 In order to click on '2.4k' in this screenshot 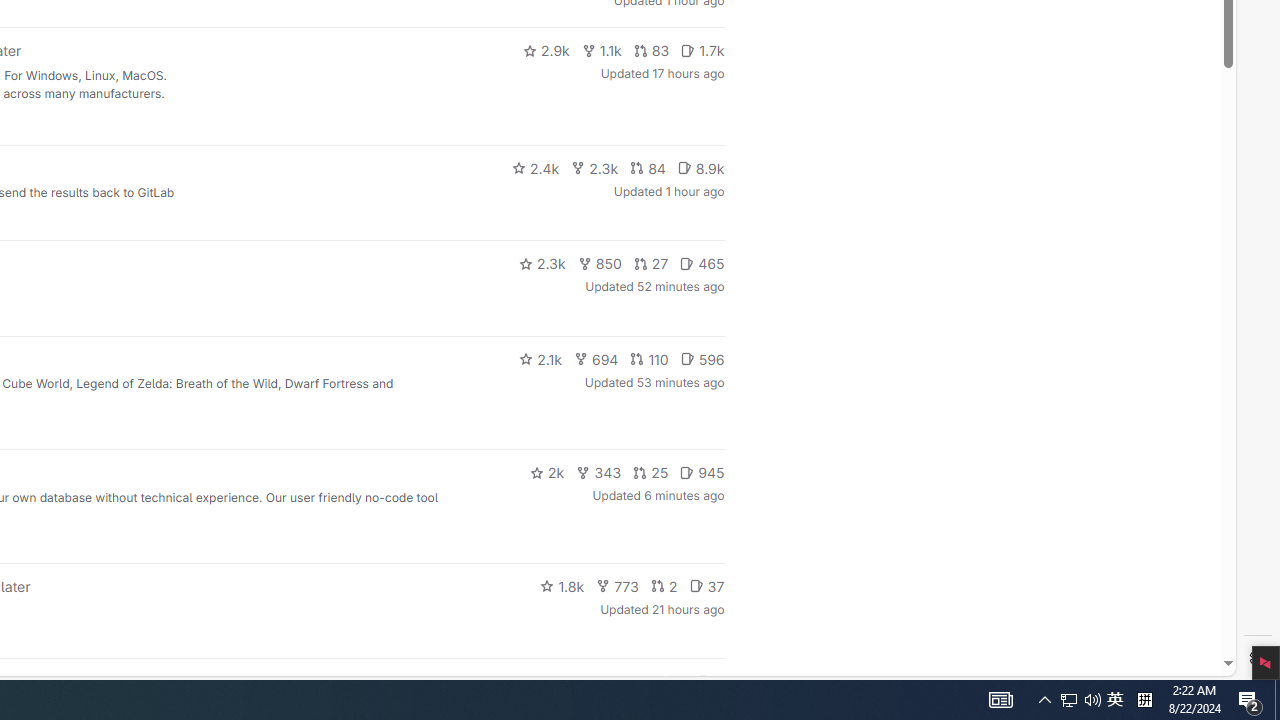, I will do `click(535, 167)`.